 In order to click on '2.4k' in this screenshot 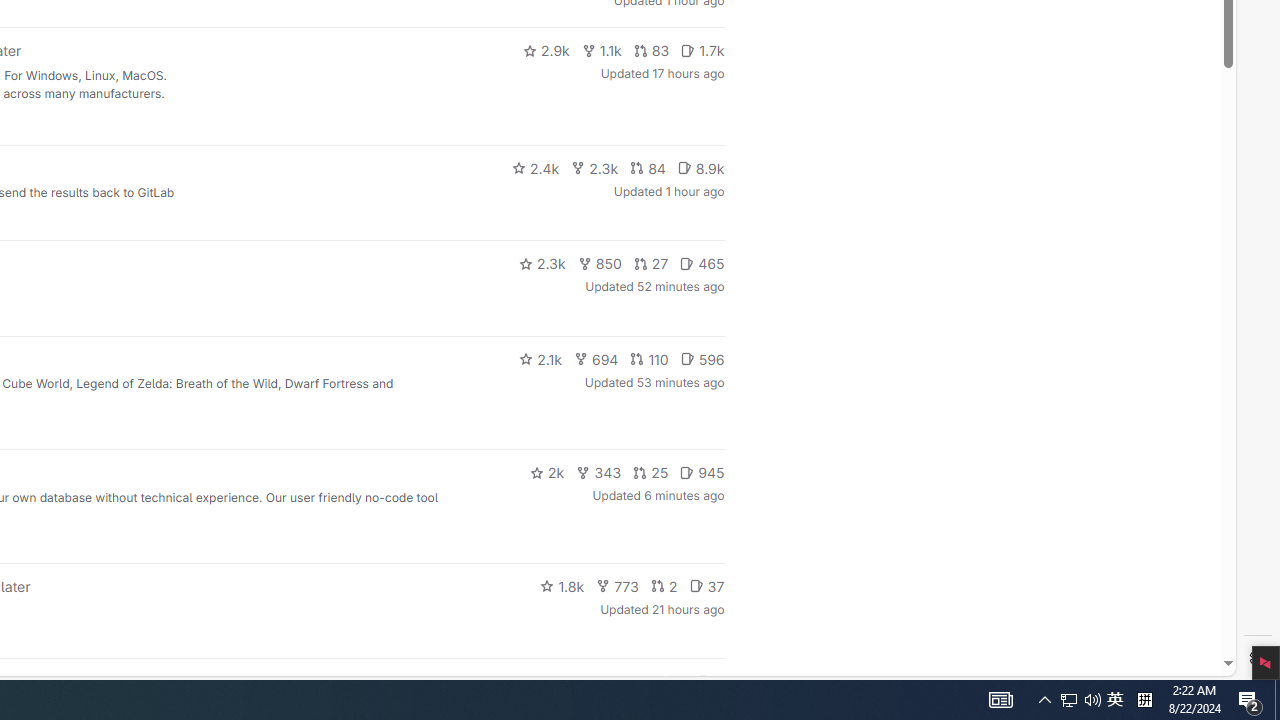, I will do `click(535, 167)`.